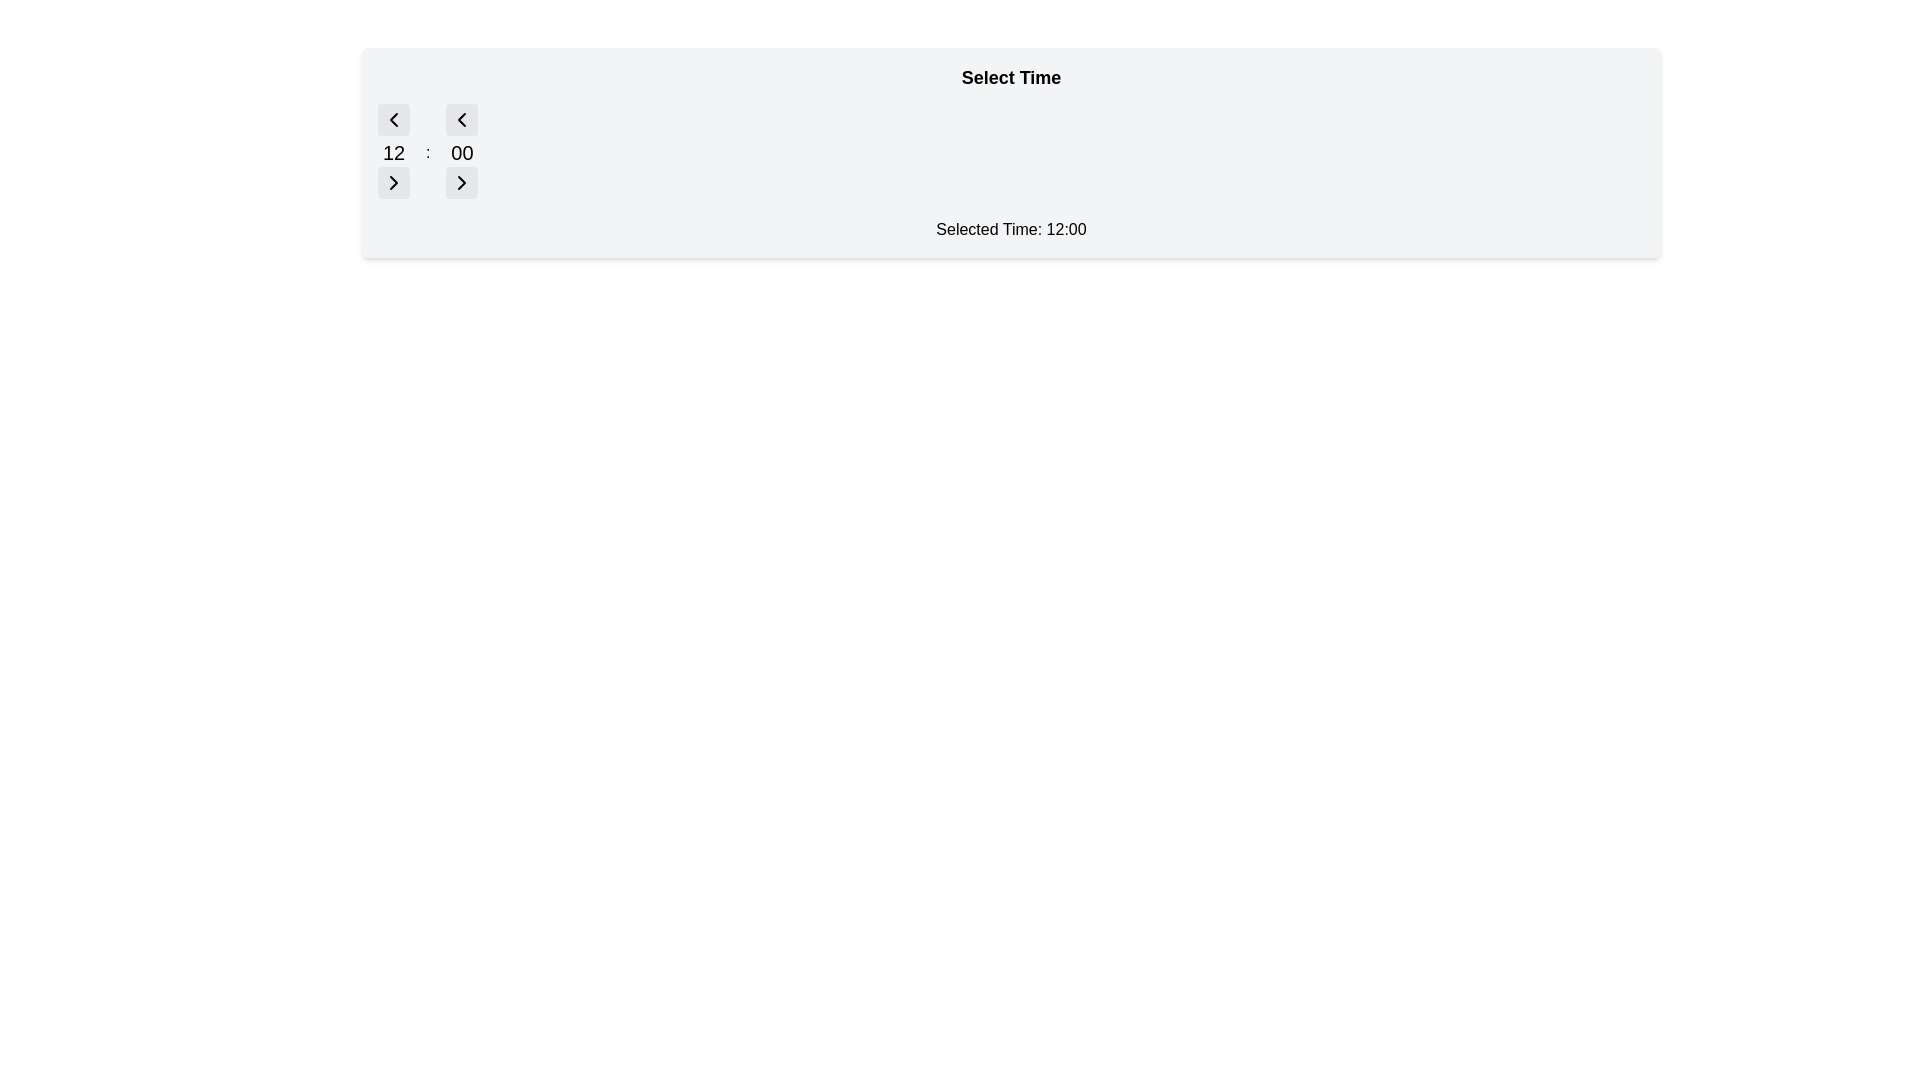  Describe the element at coordinates (393, 182) in the screenshot. I see `the rounded button with a light gray background and a right-facing chevron icon to decrease the hour, located below the '12' hour text and above the 'Increase Hour' button` at that location.